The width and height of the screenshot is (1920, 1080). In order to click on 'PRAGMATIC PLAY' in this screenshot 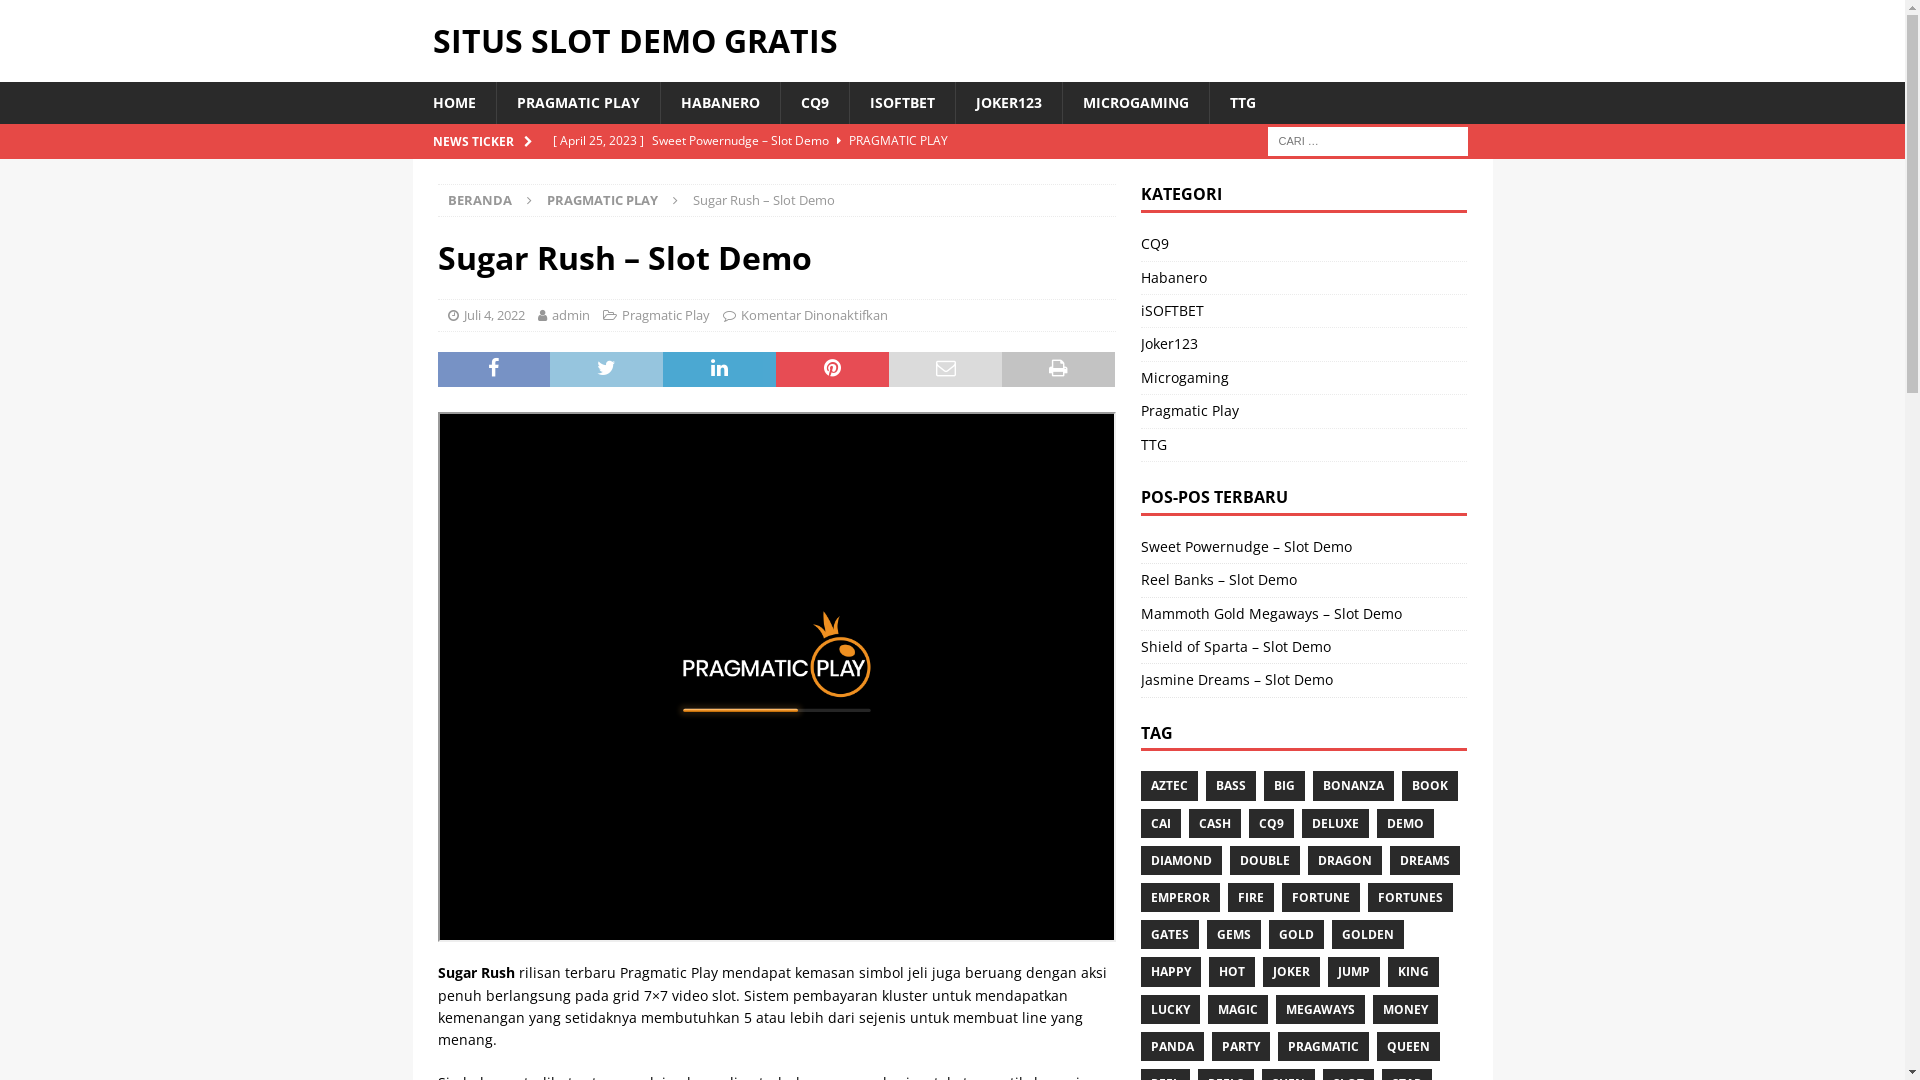, I will do `click(495, 103)`.